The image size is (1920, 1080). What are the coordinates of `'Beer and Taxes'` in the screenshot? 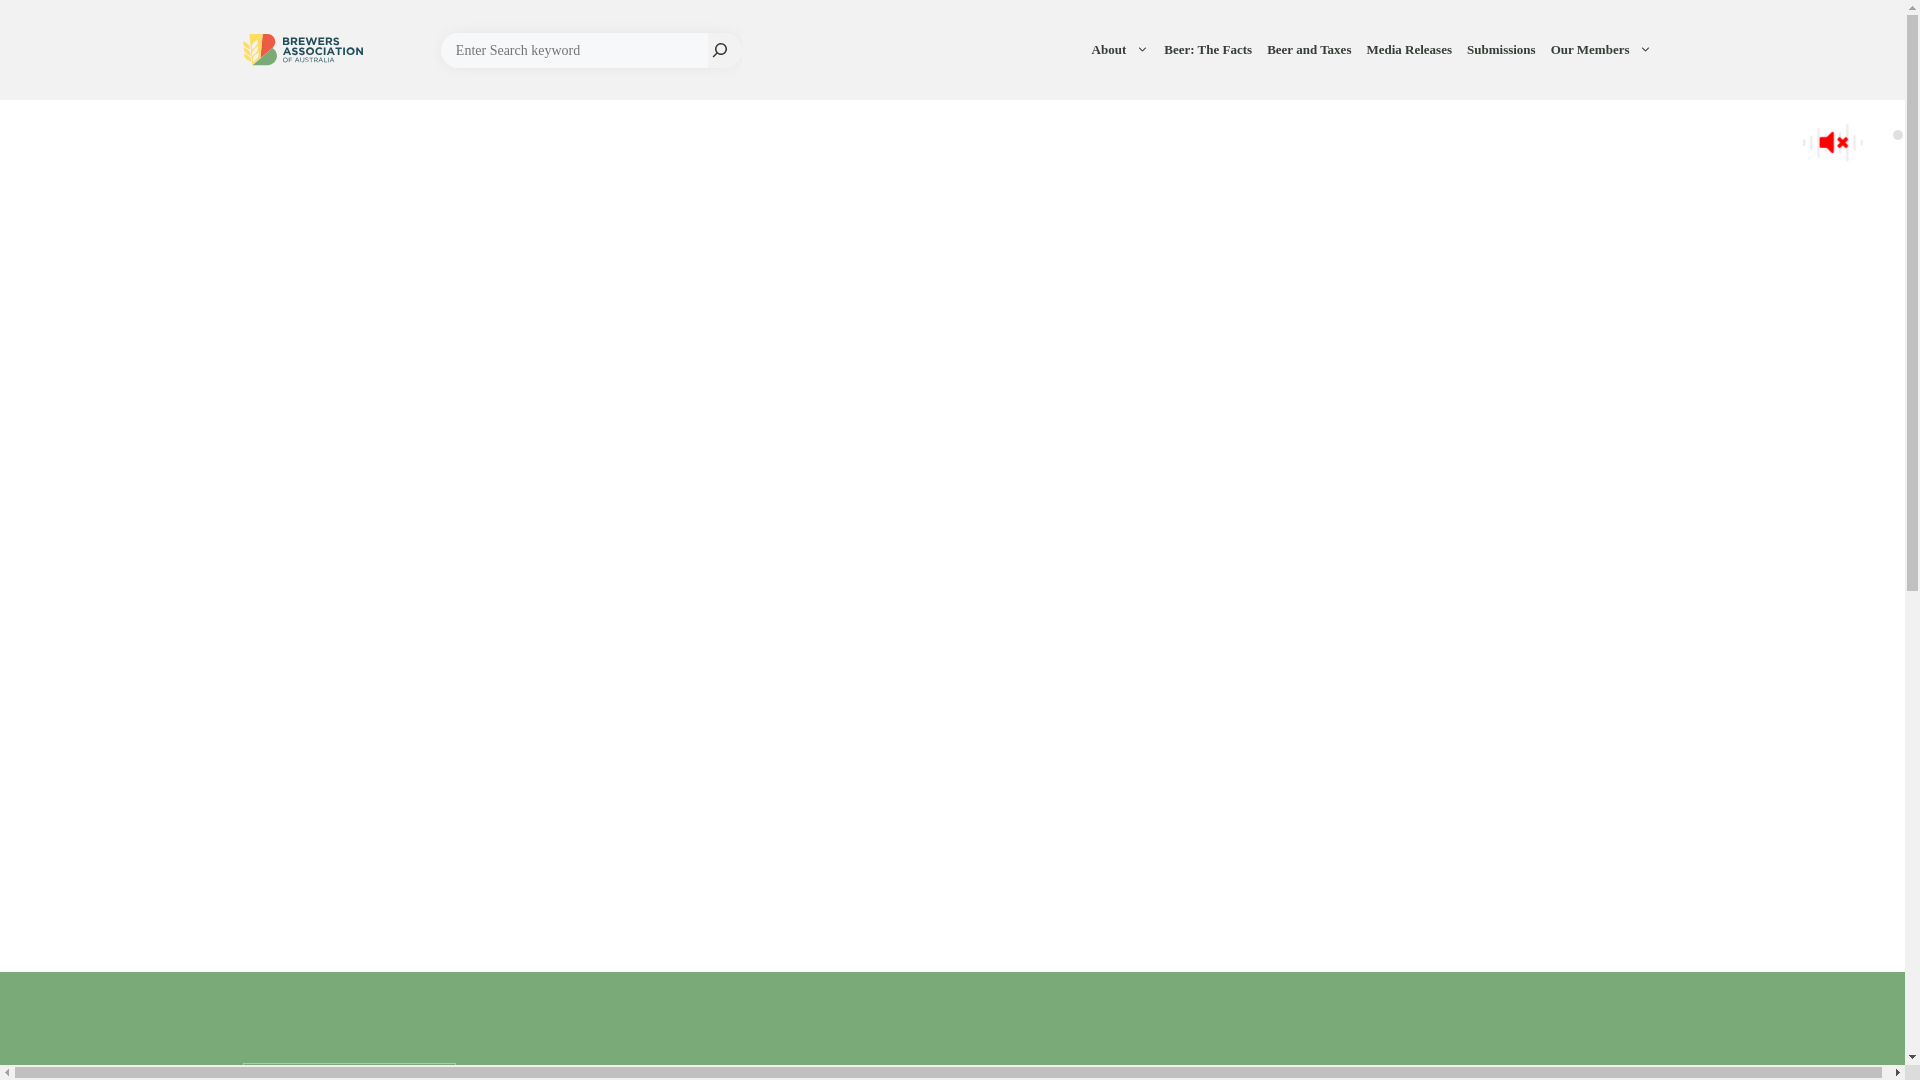 It's located at (1311, 49).